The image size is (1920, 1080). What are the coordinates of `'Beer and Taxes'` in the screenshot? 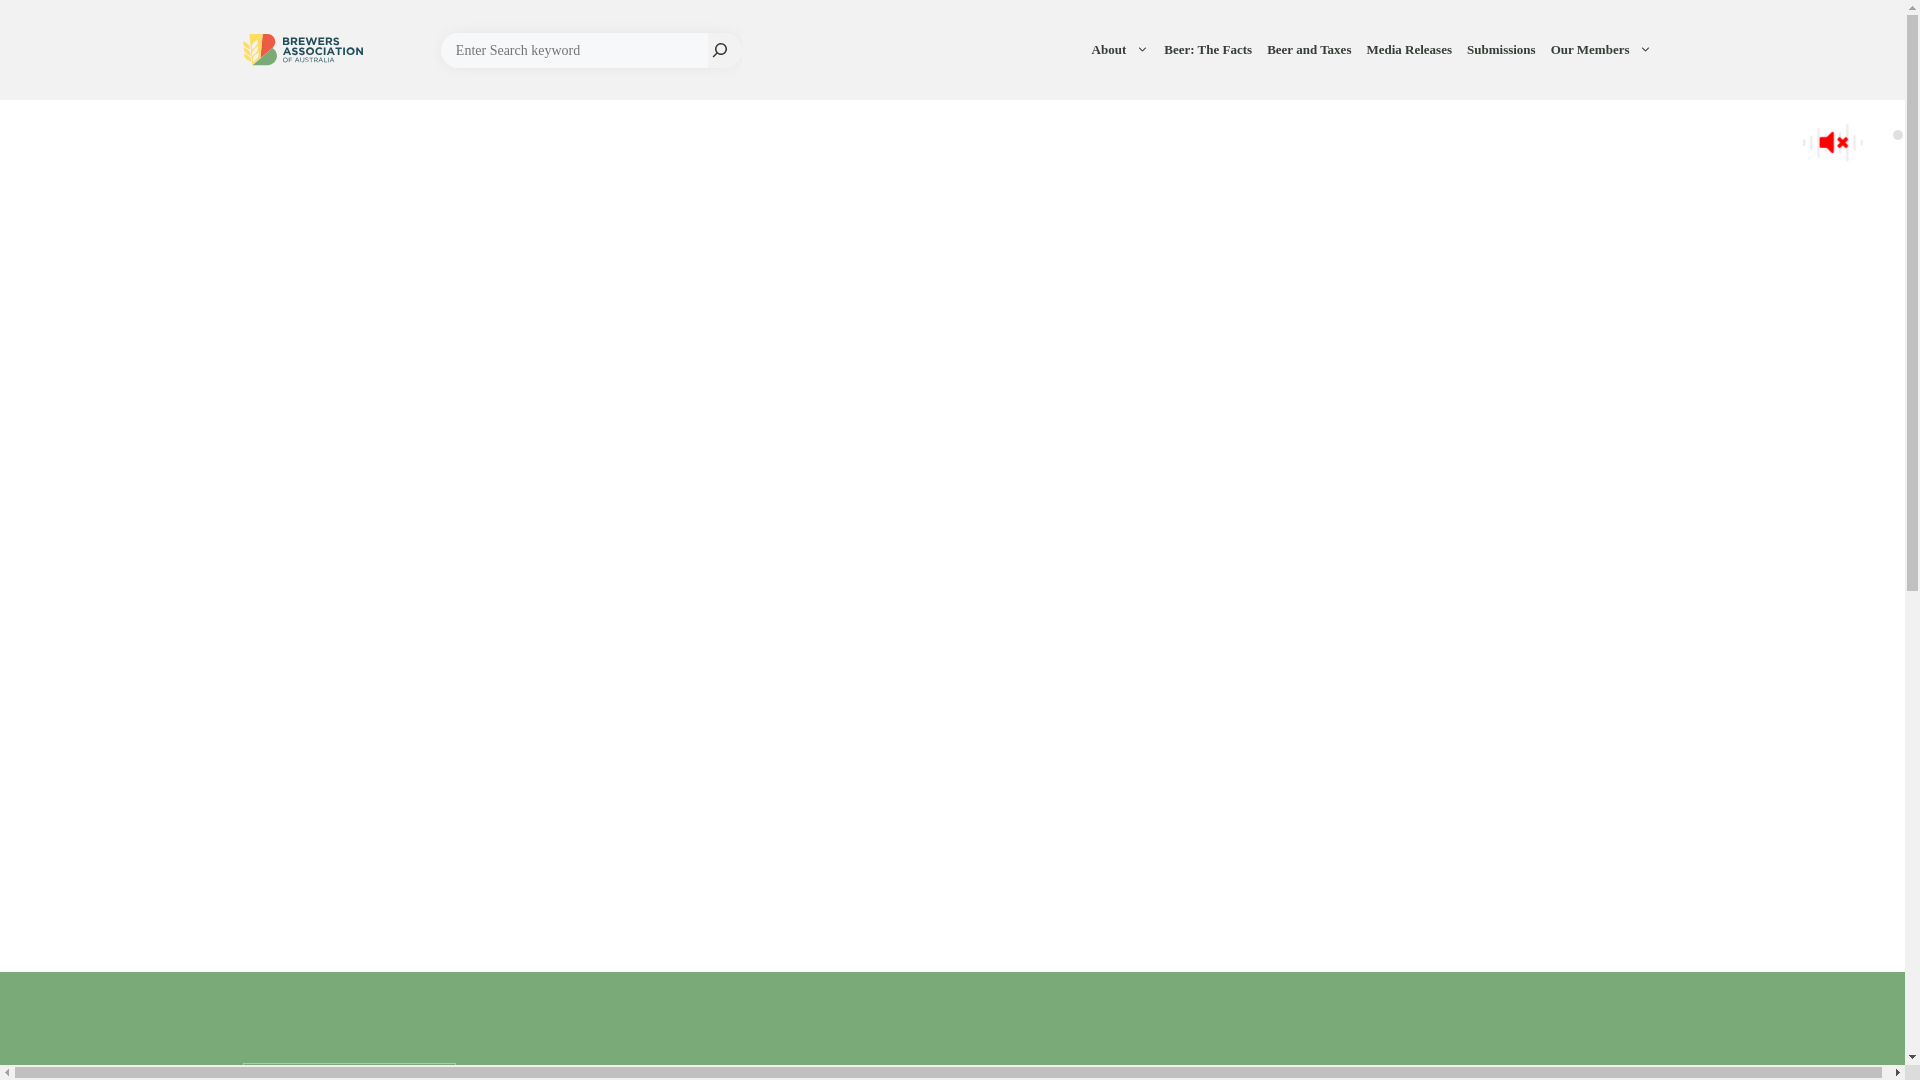 It's located at (1311, 49).